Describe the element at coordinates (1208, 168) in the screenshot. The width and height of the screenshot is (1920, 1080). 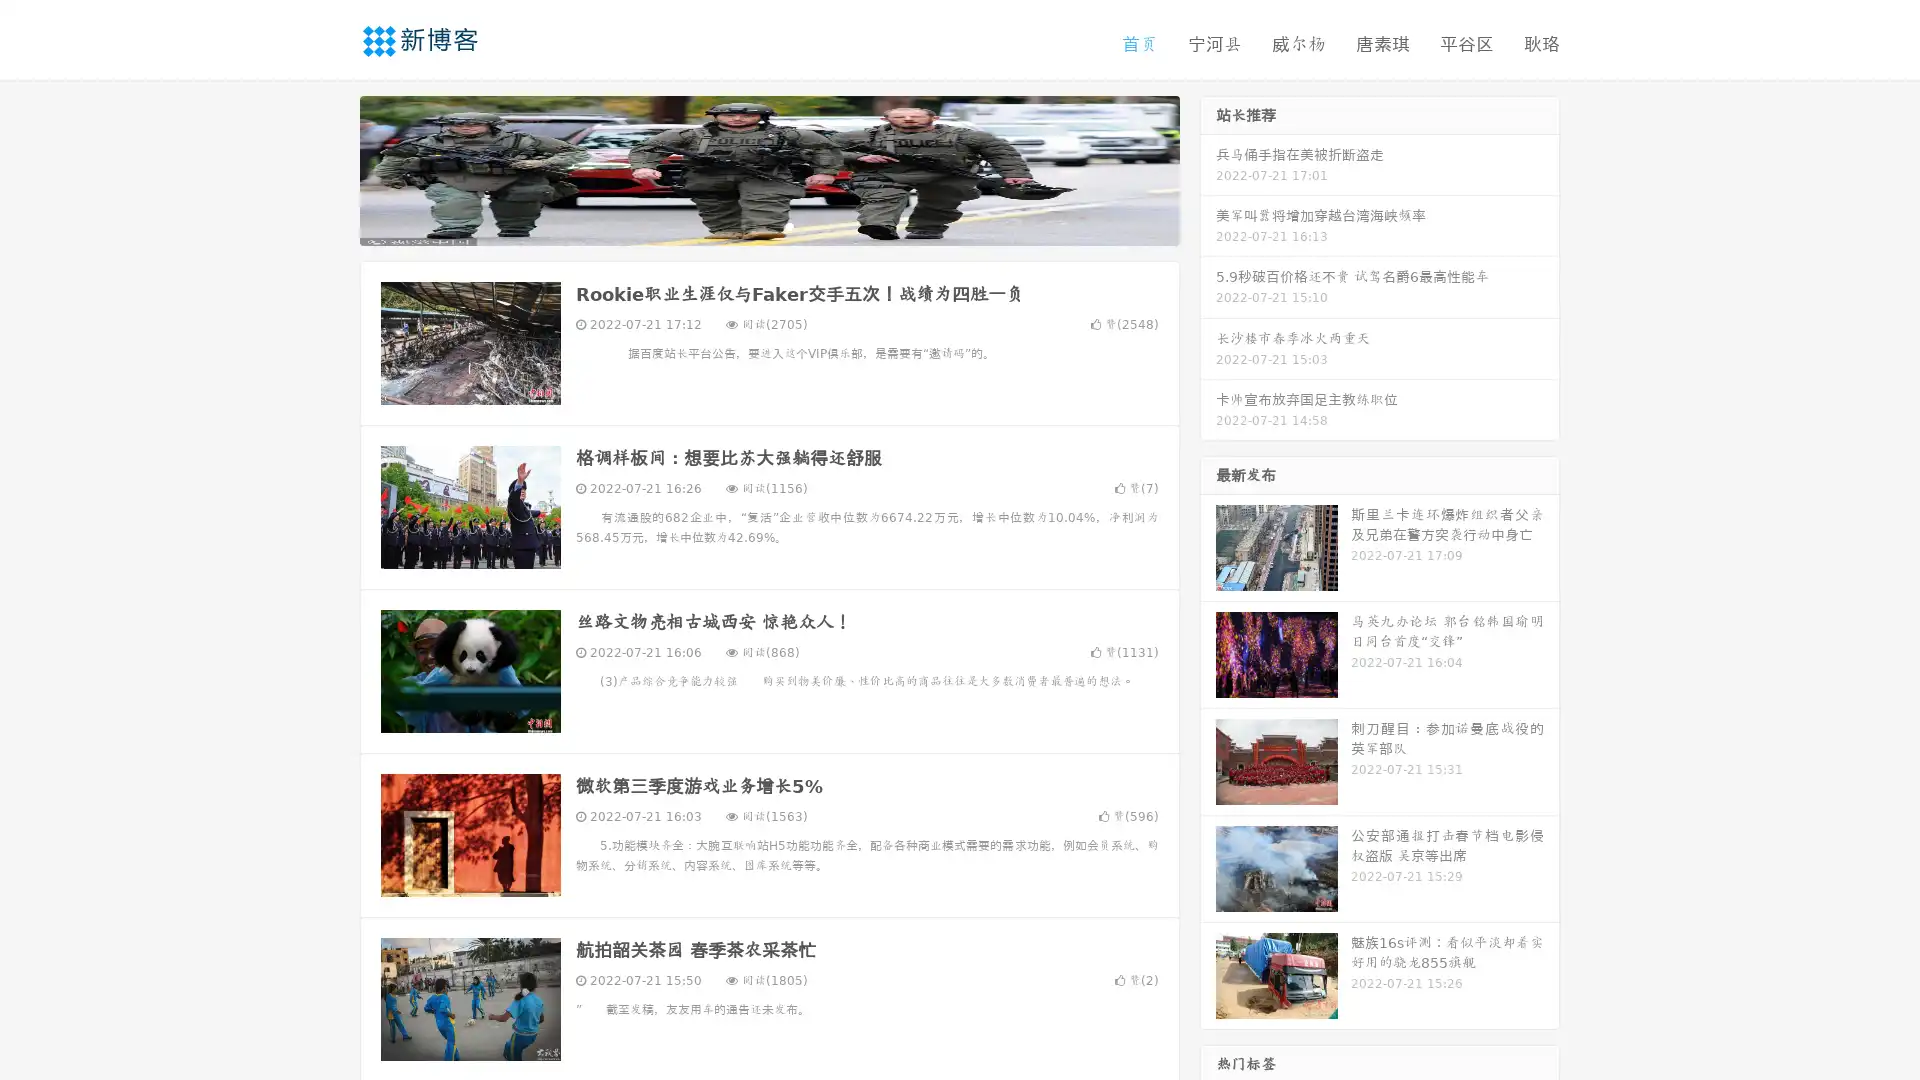
I see `Next slide` at that location.